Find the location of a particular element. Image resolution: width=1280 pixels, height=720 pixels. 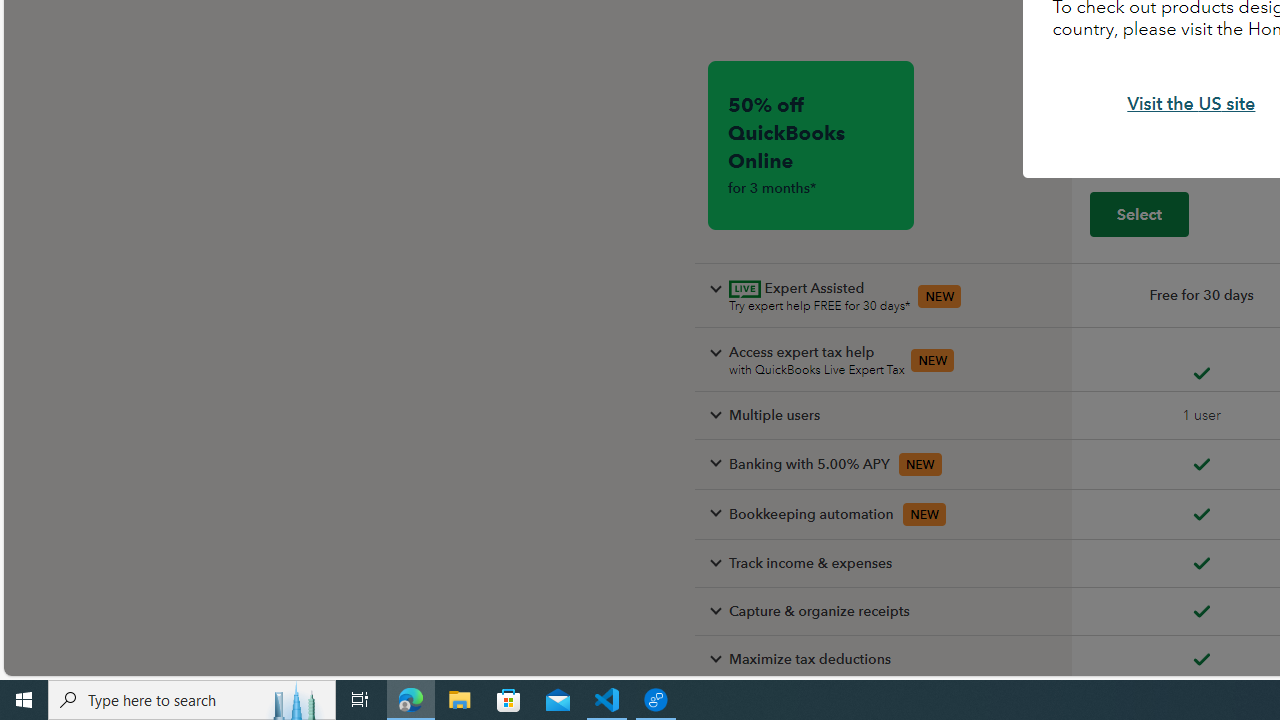

'Select simple start' is located at coordinates (1139, 213).